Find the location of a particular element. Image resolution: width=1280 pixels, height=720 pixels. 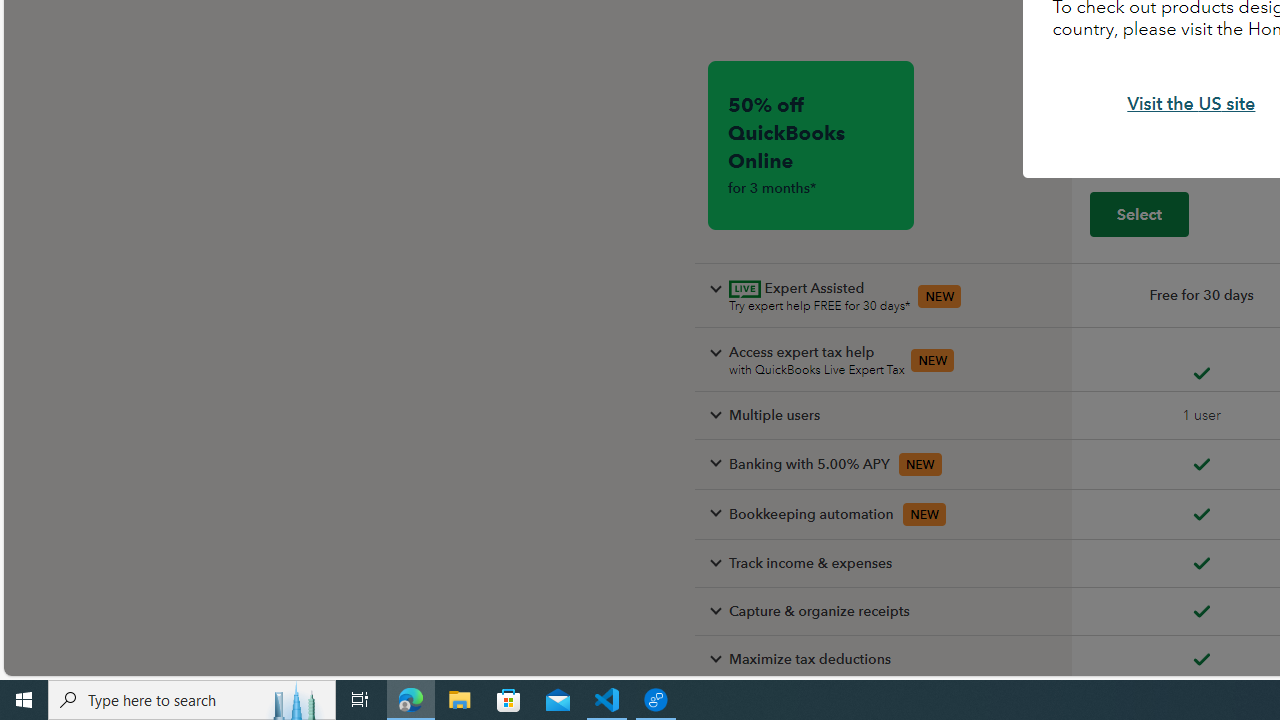

'Select simple start' is located at coordinates (1139, 213).